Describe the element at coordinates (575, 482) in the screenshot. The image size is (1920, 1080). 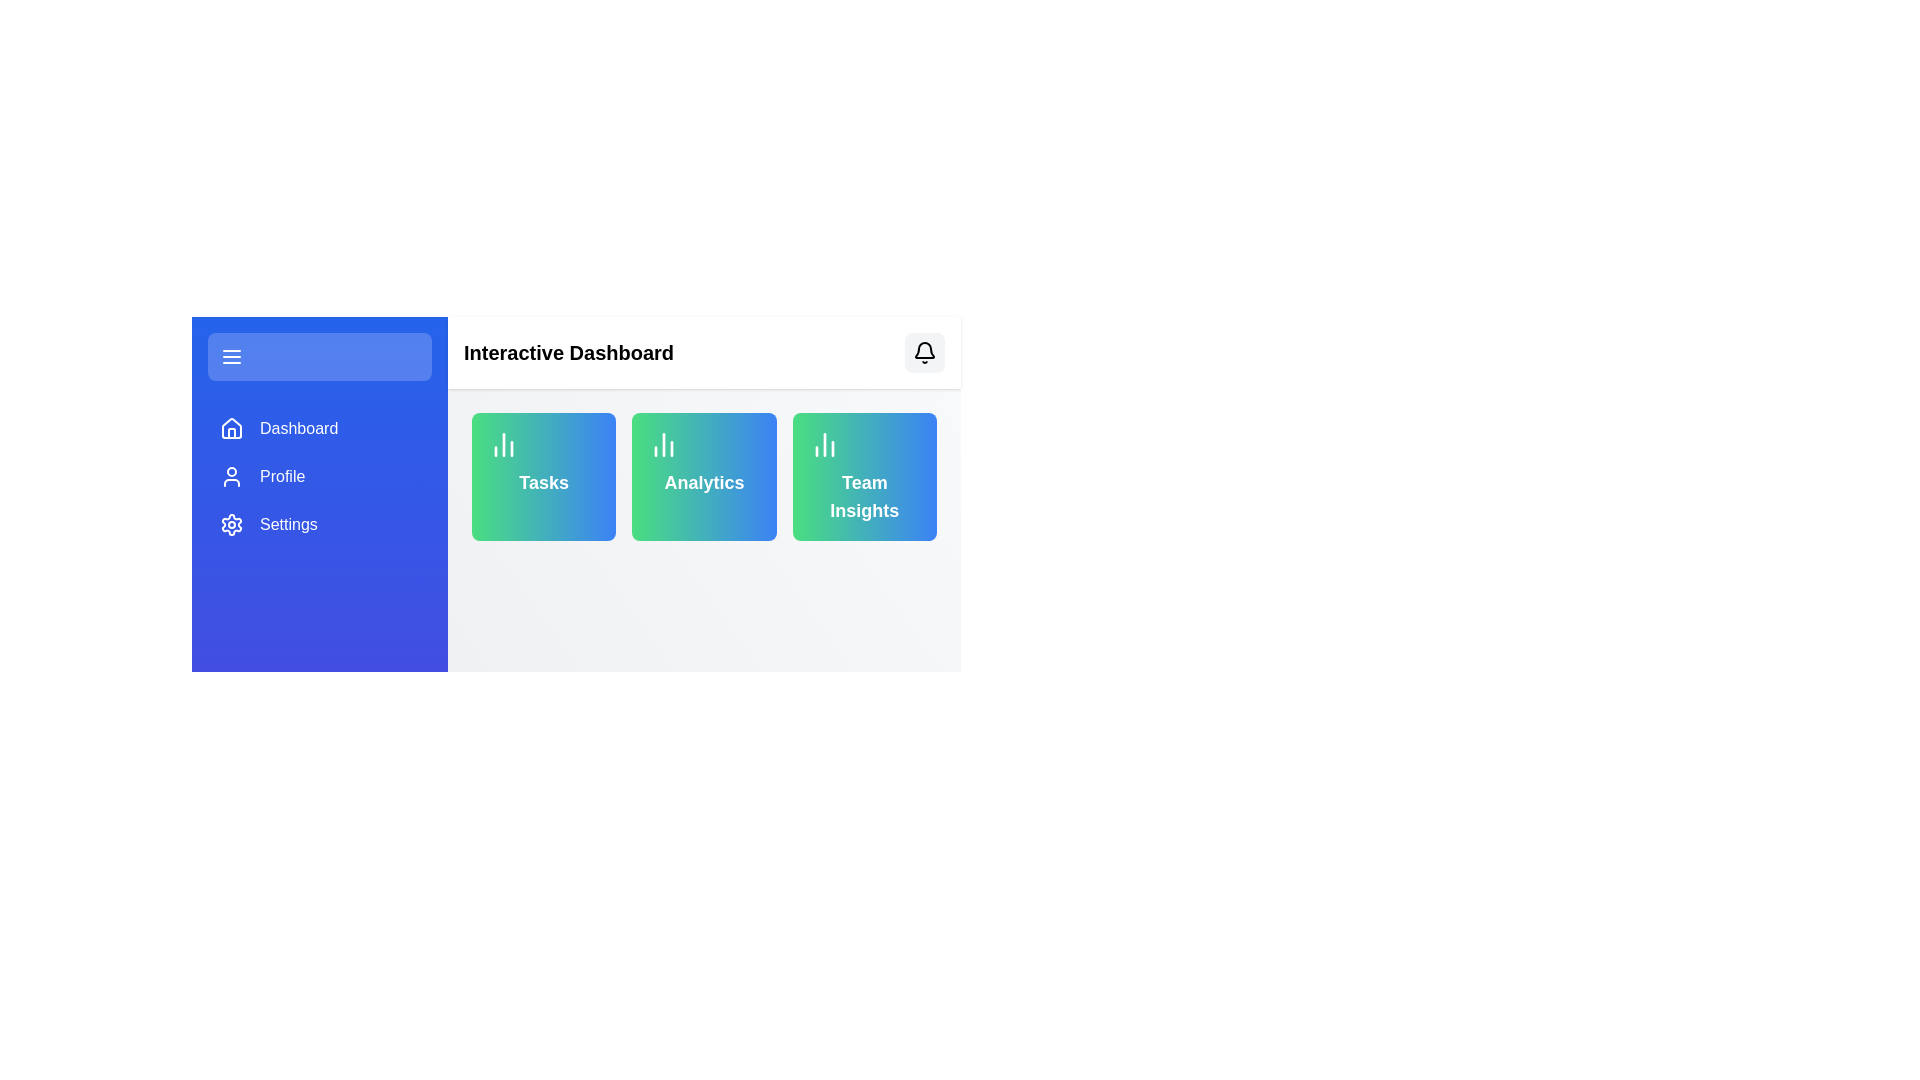
I see `the main user interface section containing navigation buttons, labels, and informational cards to interact with it` at that location.